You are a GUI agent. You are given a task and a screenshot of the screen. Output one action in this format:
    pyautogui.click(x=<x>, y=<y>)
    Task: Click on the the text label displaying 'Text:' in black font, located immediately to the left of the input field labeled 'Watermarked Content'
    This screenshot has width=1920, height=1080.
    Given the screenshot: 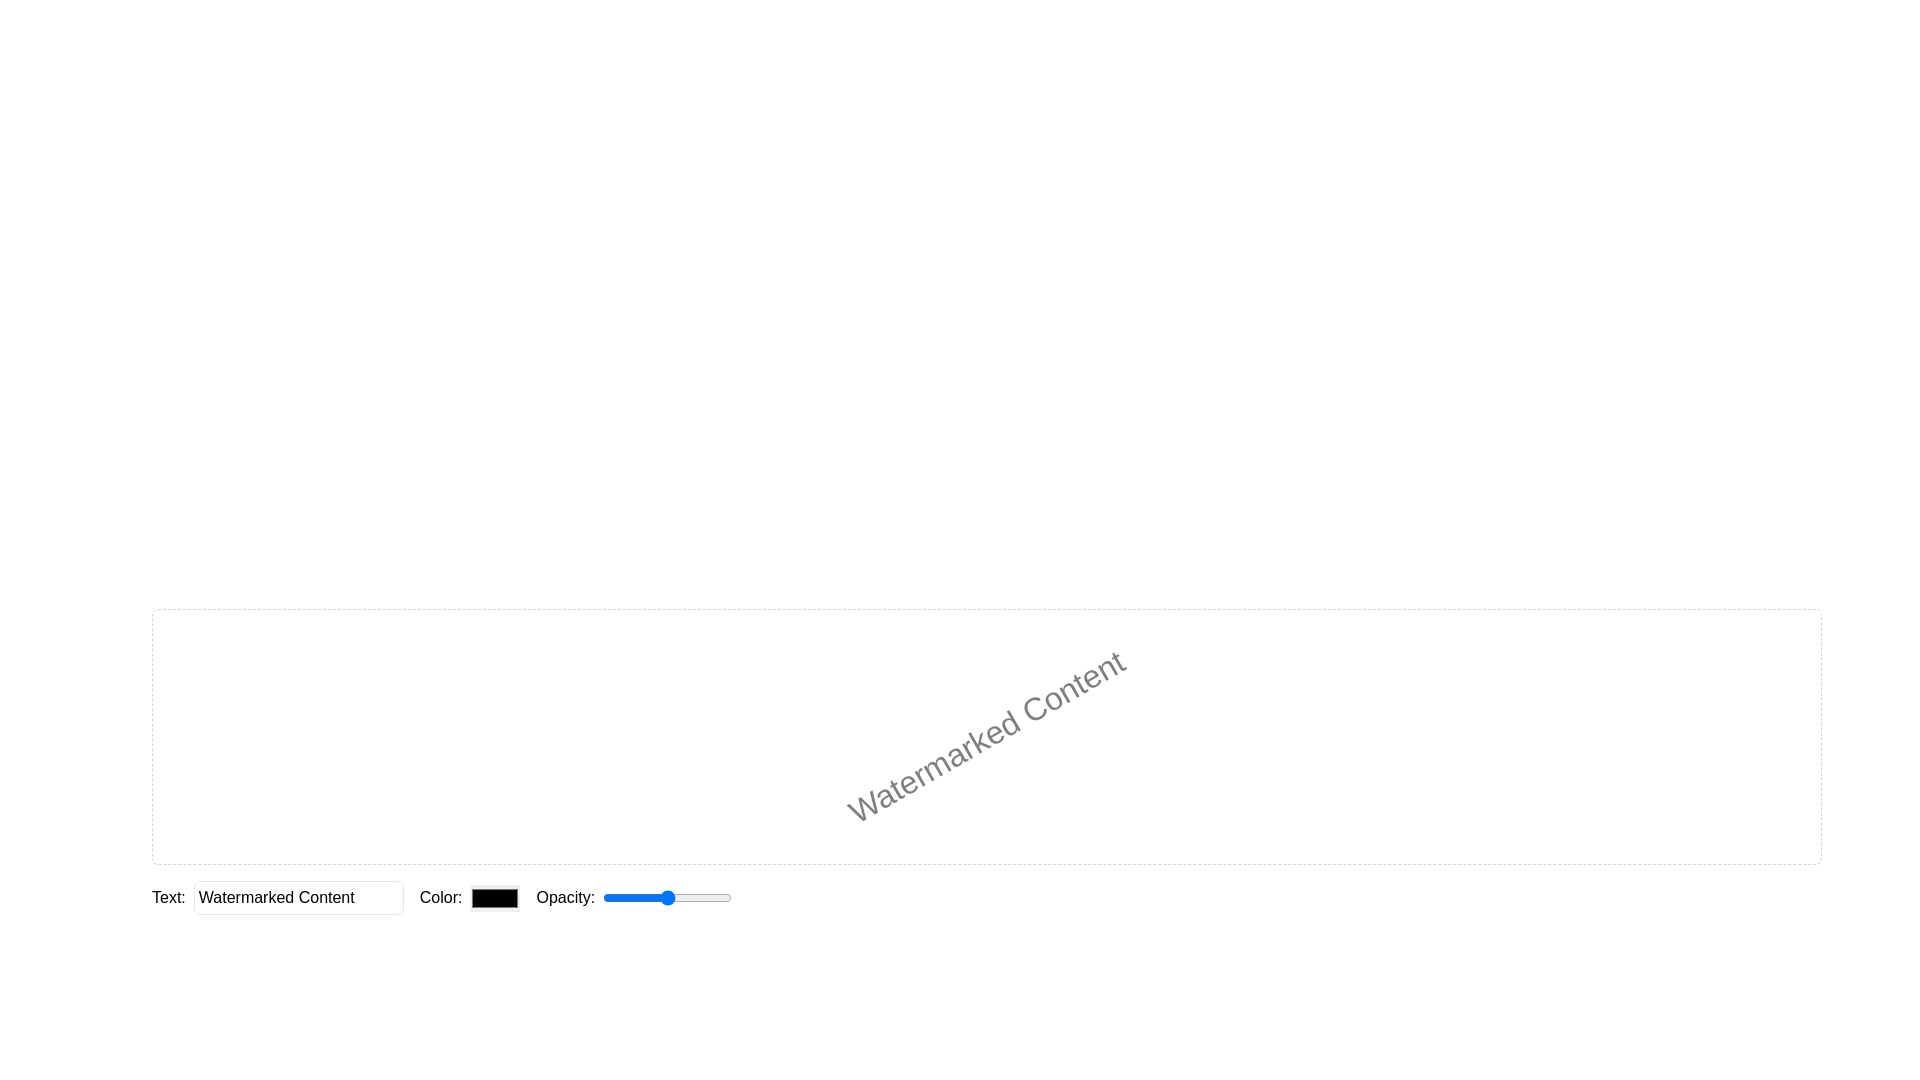 What is the action you would take?
    pyautogui.click(x=168, y=897)
    